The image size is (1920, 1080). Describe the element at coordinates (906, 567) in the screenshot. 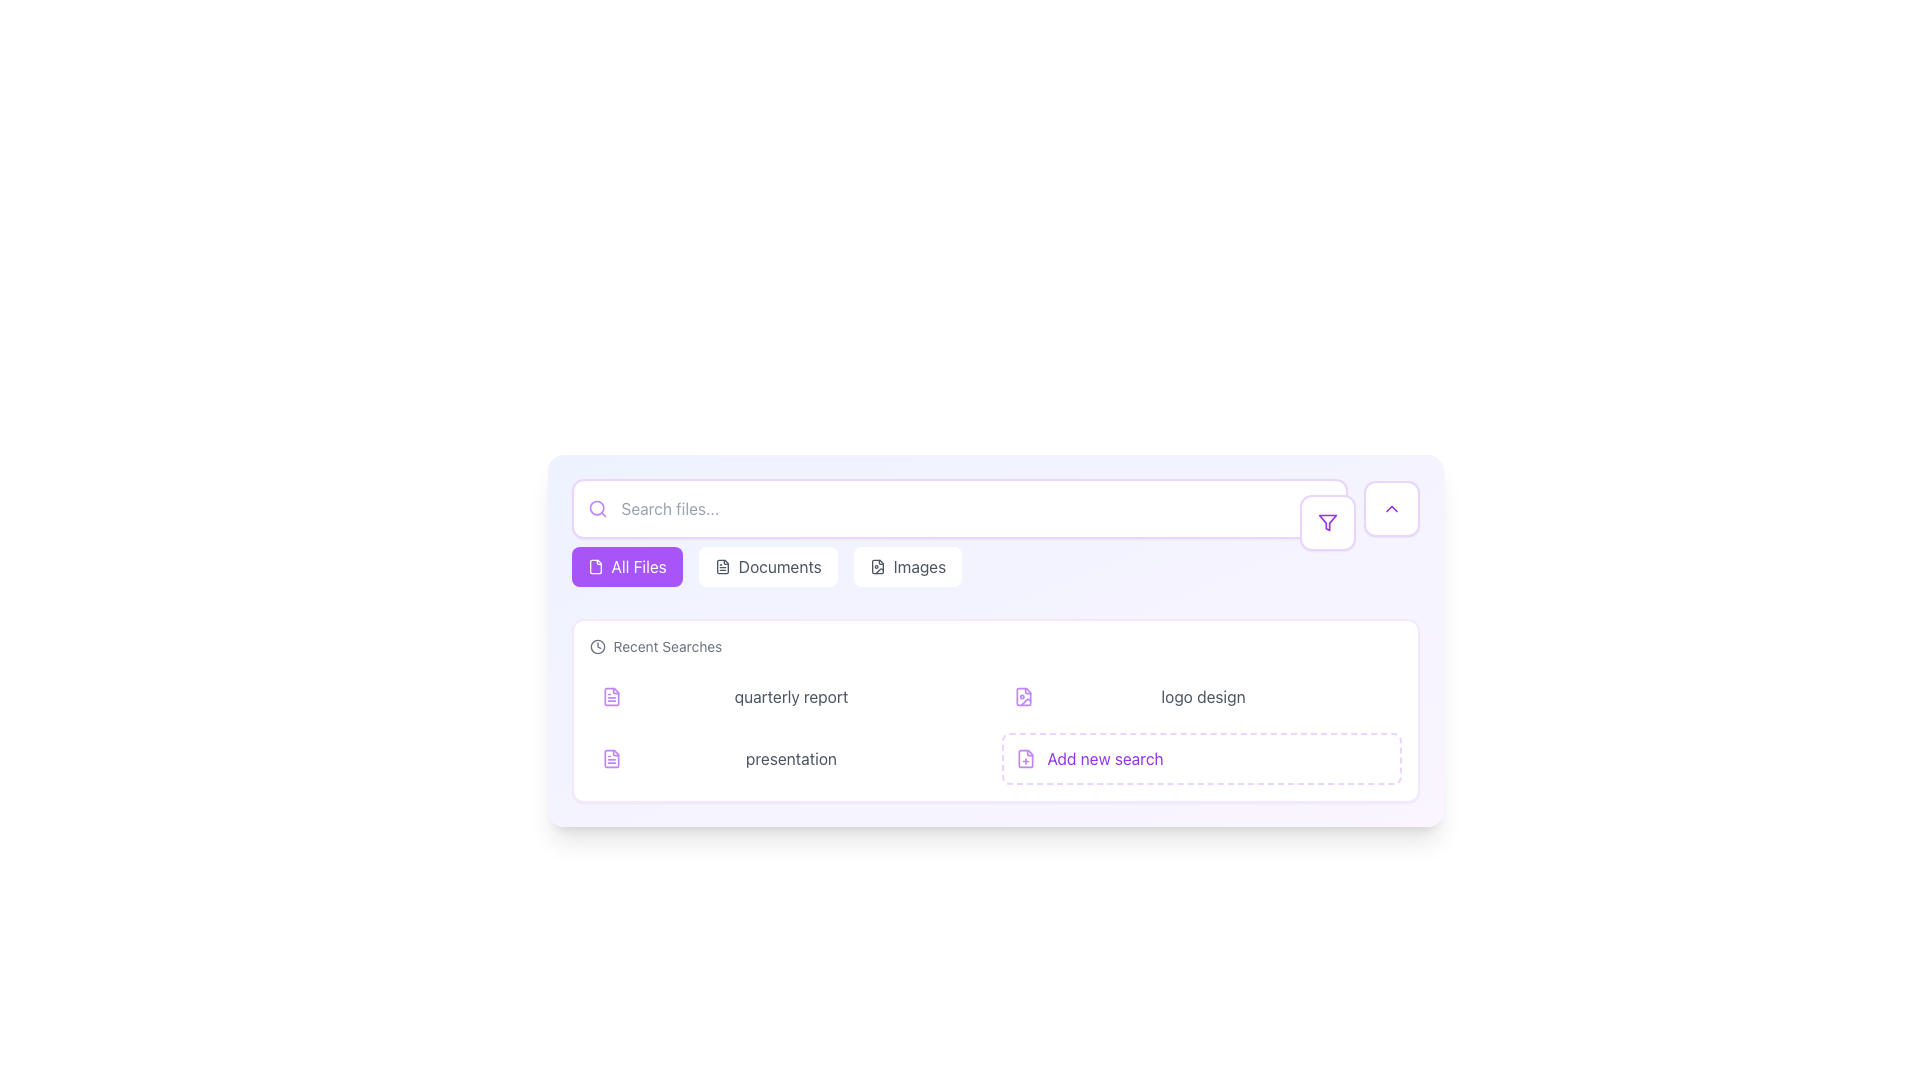

I see `the 'Images' button, which is a rounded rectangular button with a white background and gray text, located in the center-top bar, to filter images` at that location.